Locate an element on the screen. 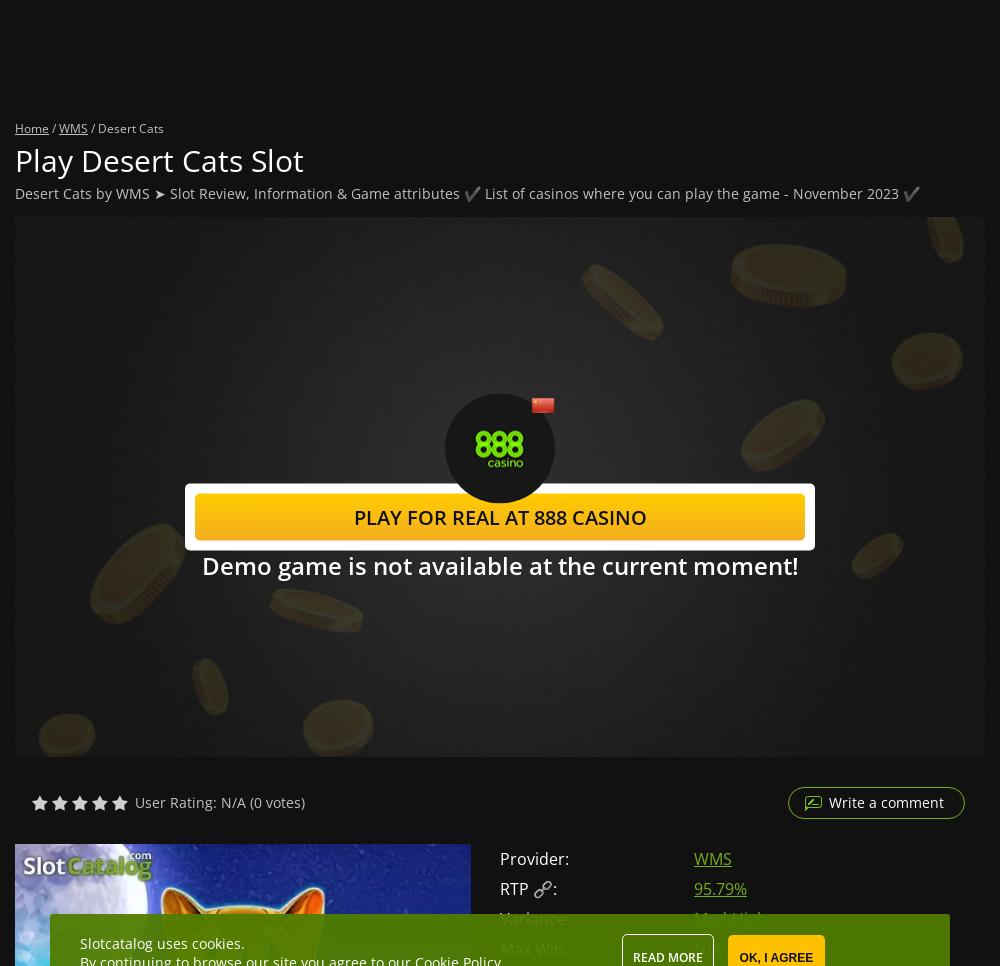 The width and height of the screenshot is (1000, 966). 'Variance:' is located at coordinates (535, 917).